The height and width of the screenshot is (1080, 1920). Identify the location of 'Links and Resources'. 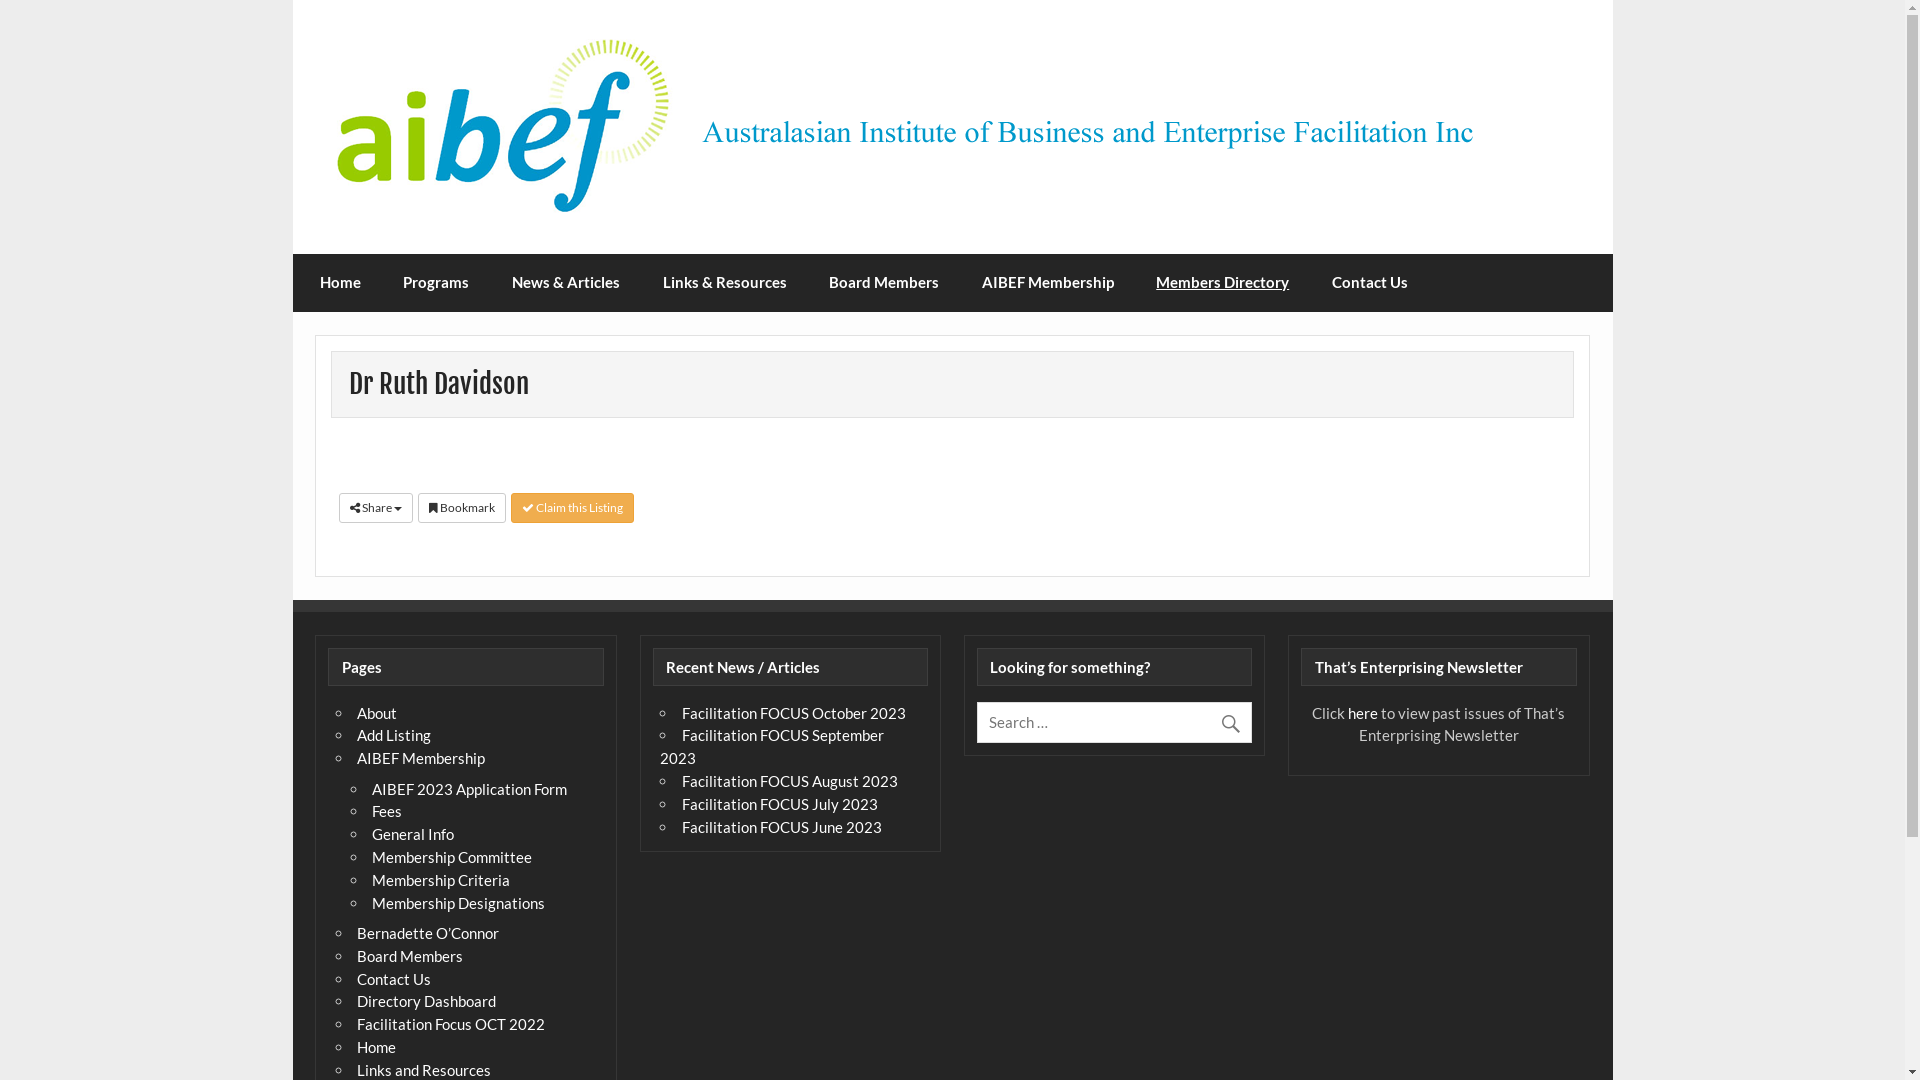
(422, 1068).